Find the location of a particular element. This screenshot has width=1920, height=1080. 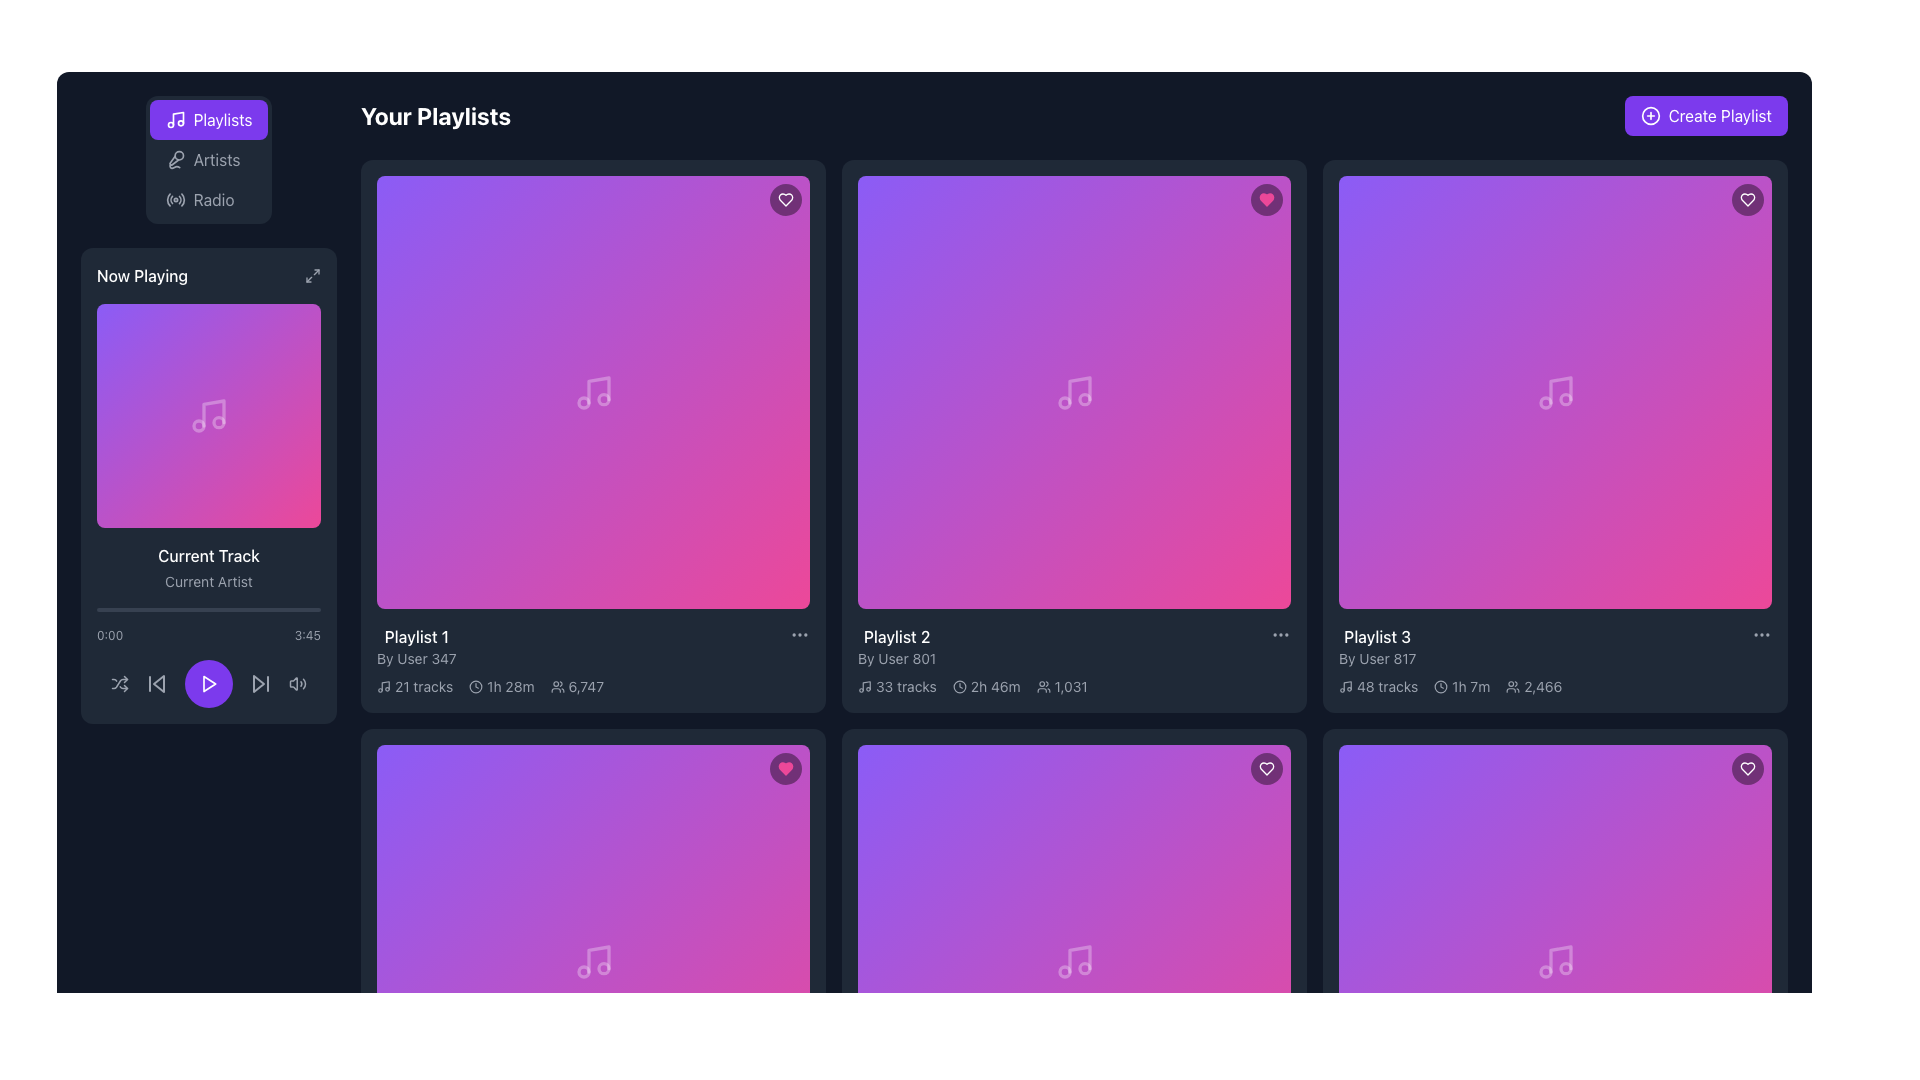

the musical note icon located to the left of the text '33 tracks' beneath the 'Playlist 2' header in the second card of the playlist grid is located at coordinates (864, 685).